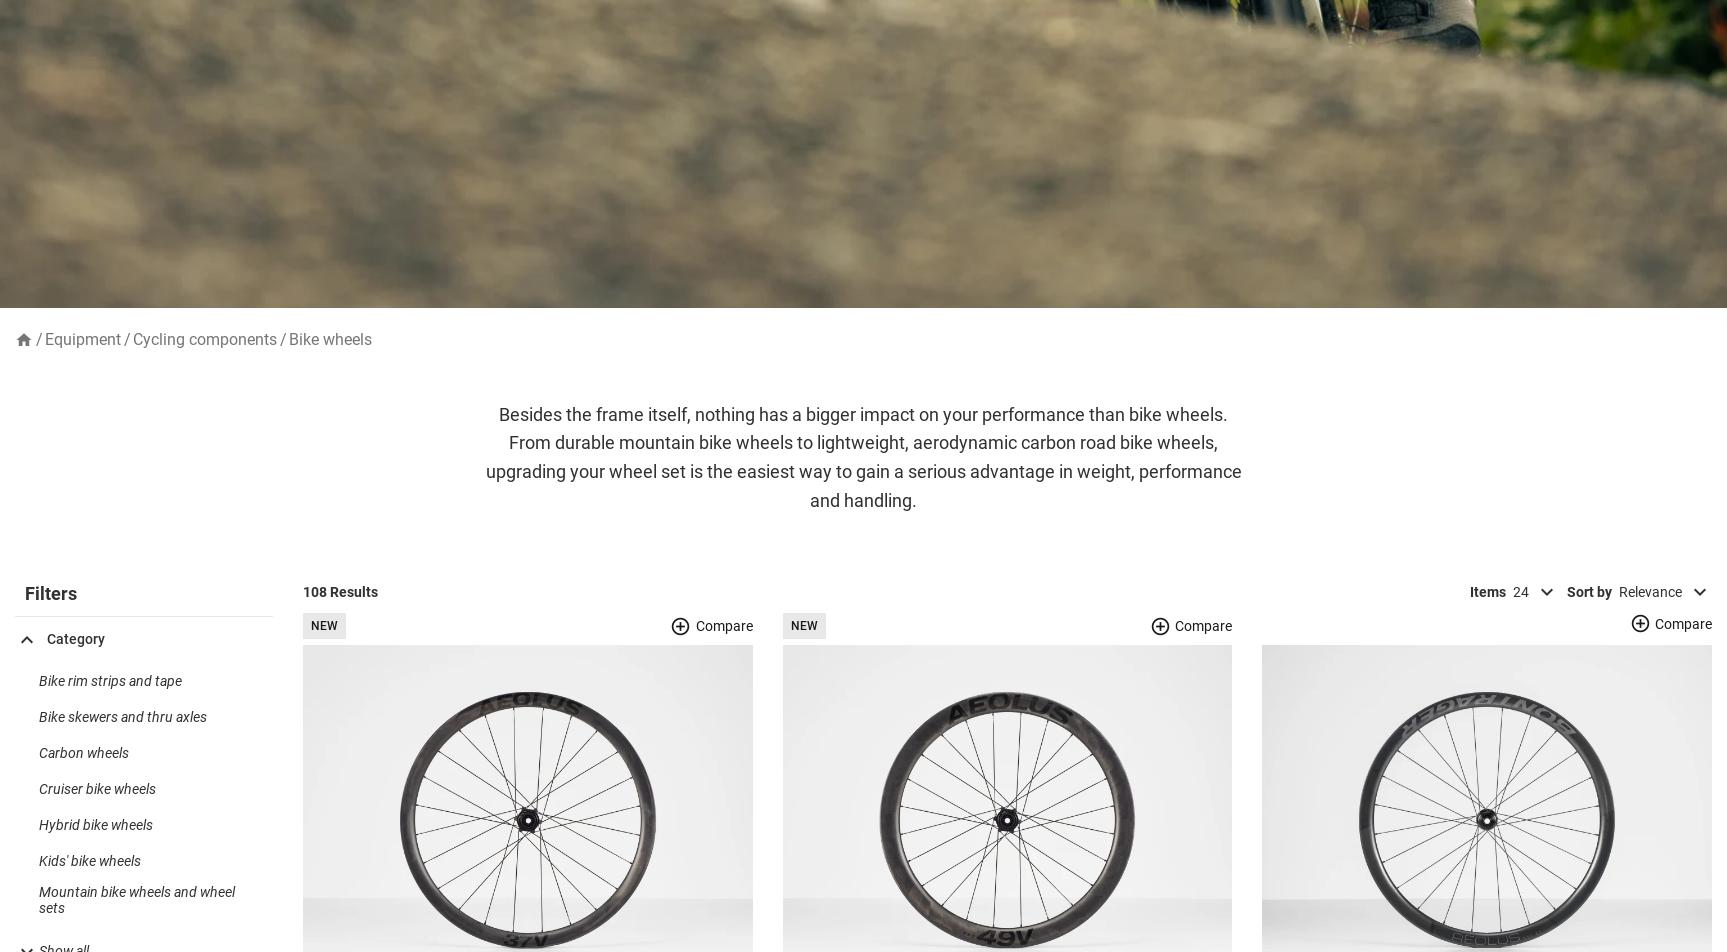 This screenshot has height=952, width=1727. I want to click on 'Kids' bike wheels', so click(89, 892).